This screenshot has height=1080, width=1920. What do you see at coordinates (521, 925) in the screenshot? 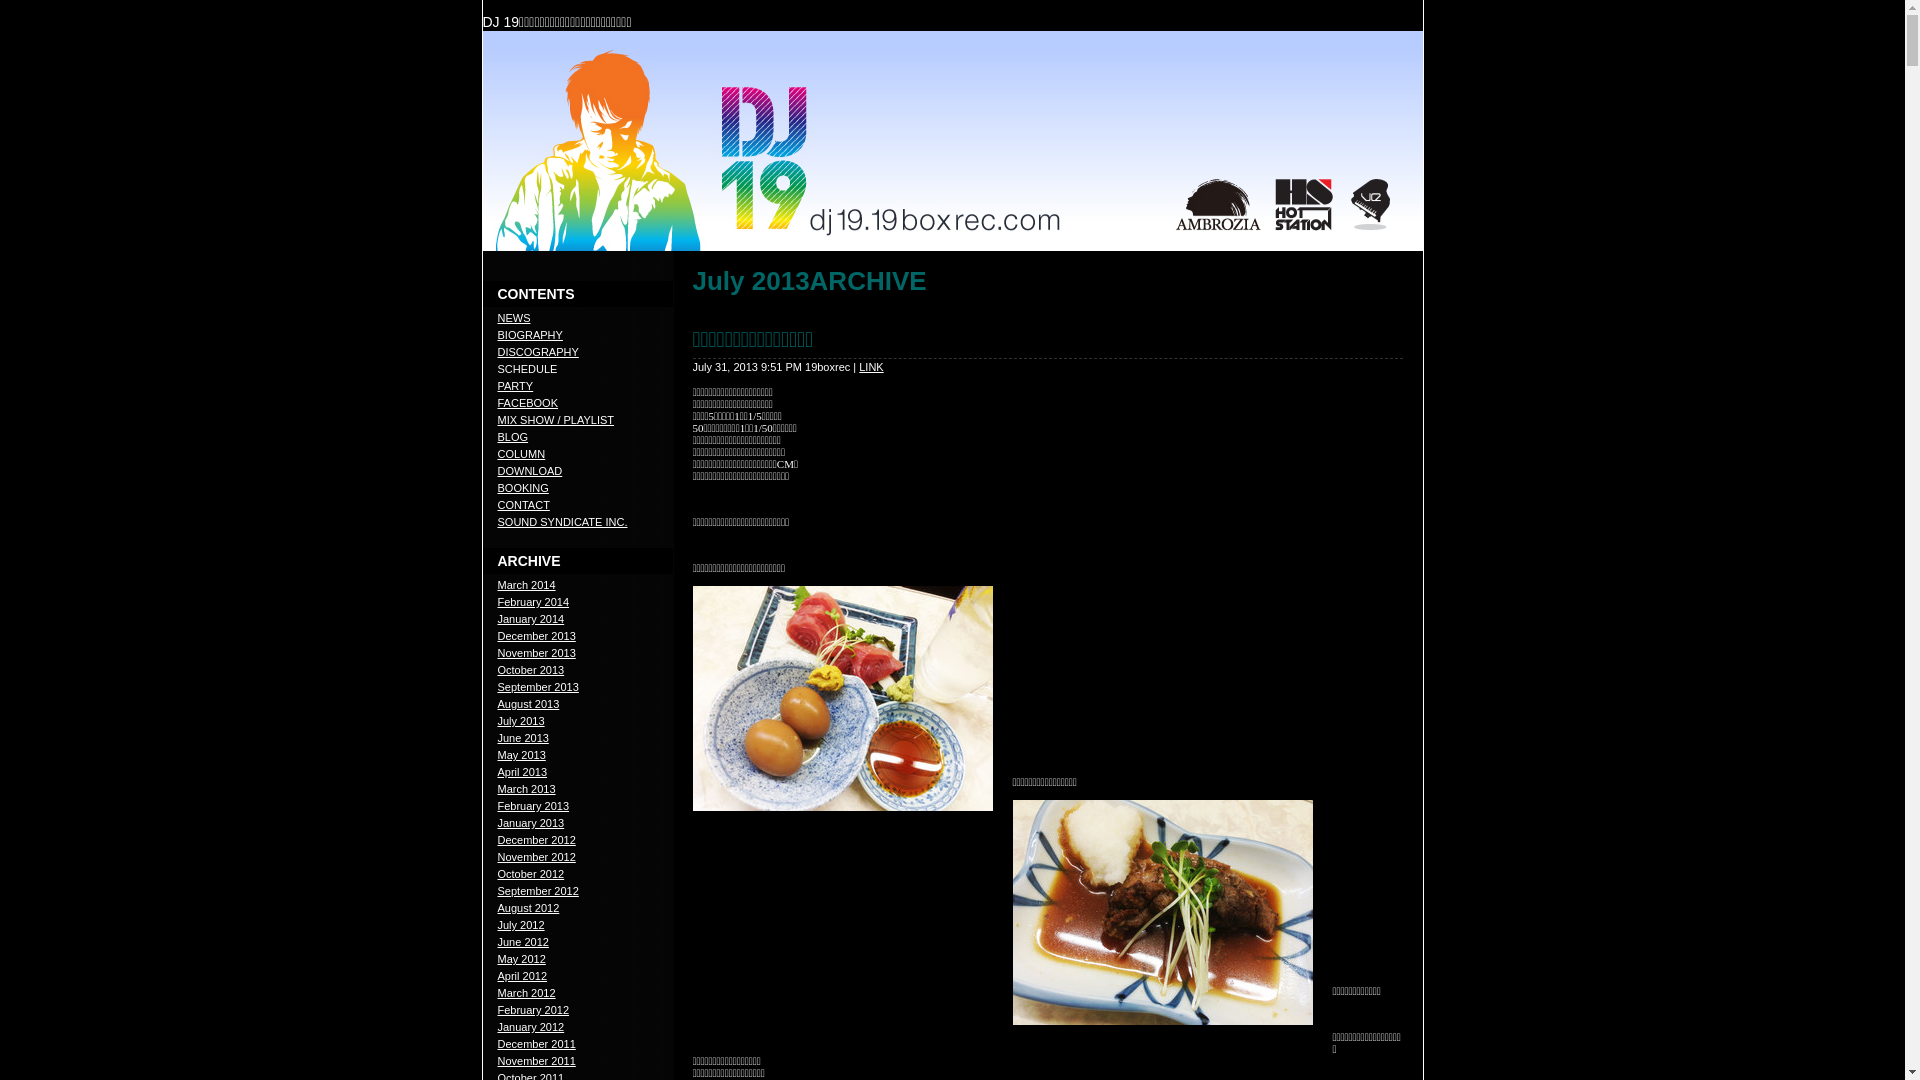
I see `'July 2012'` at bounding box center [521, 925].